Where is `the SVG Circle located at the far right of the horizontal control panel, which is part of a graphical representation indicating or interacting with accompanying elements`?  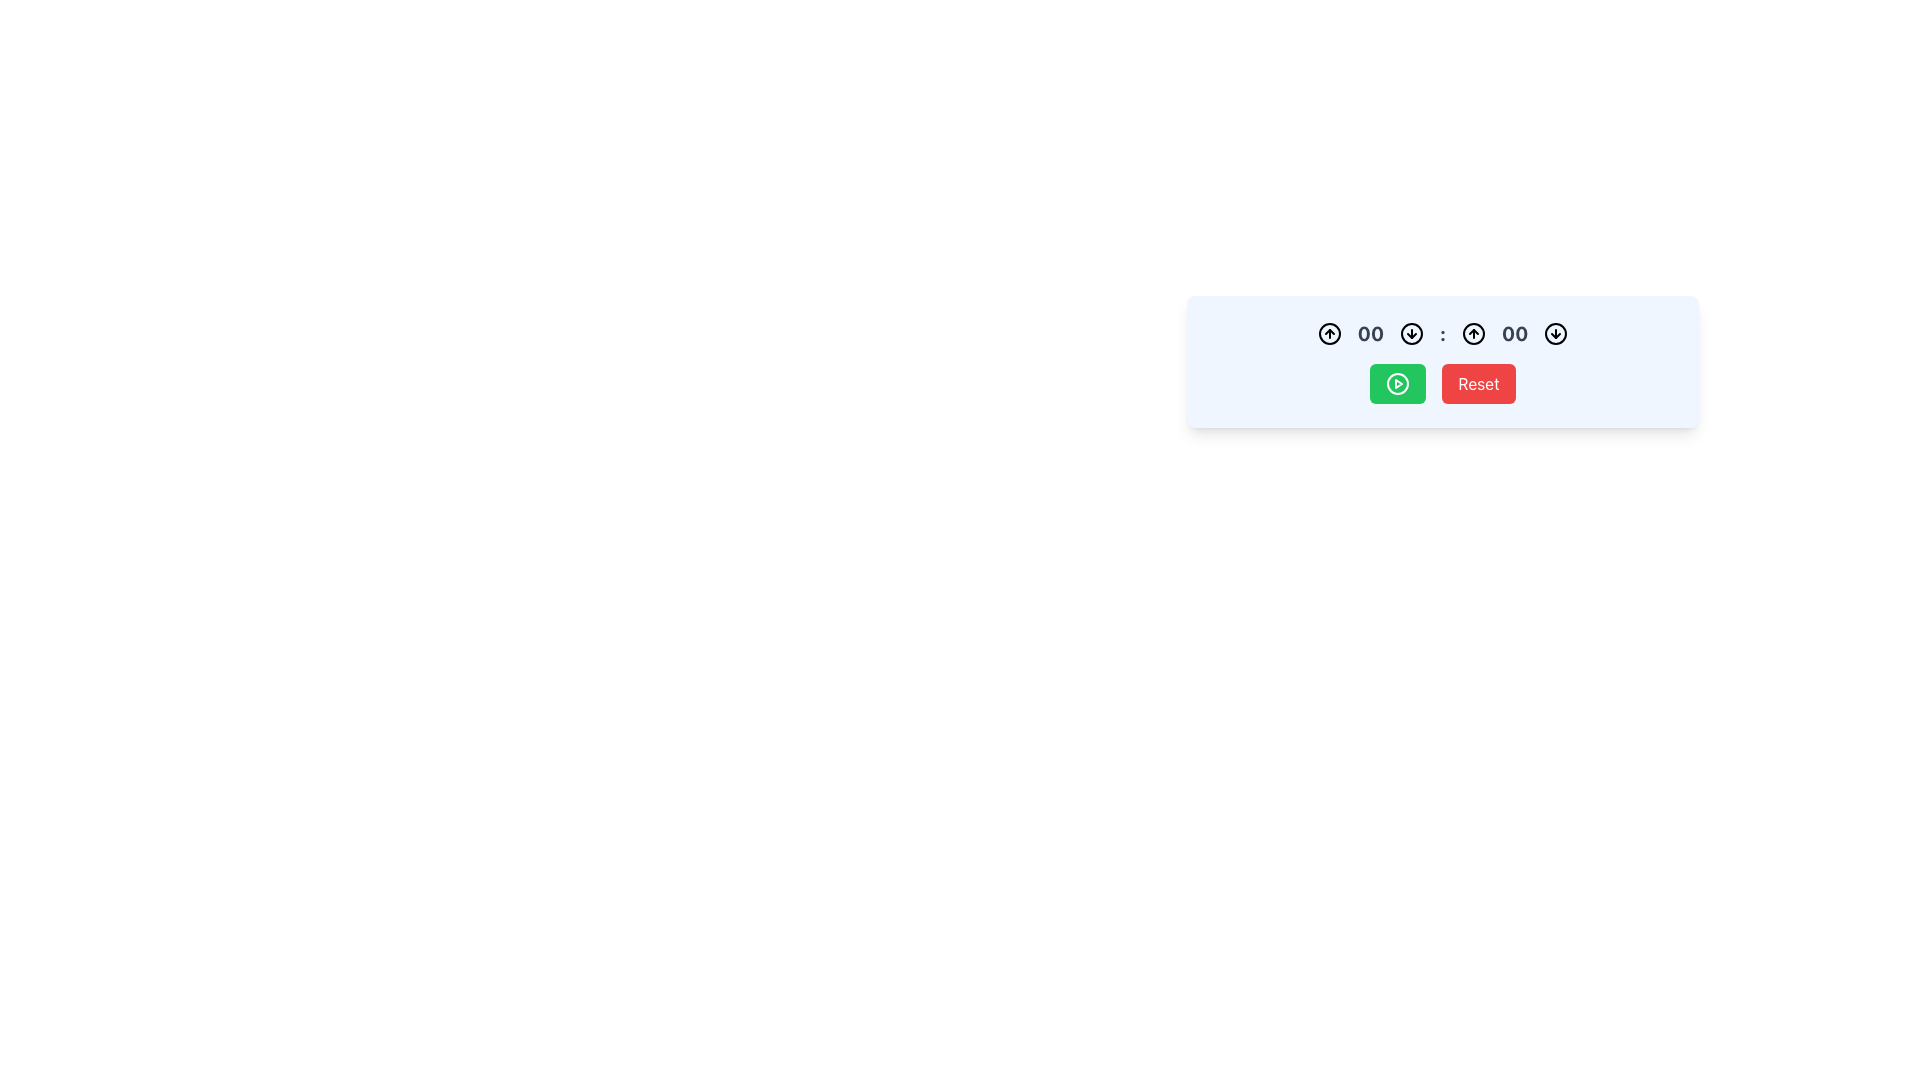 the SVG Circle located at the far right of the horizontal control panel, which is part of a graphical representation indicating or interacting with accompanying elements is located at coordinates (1555, 333).